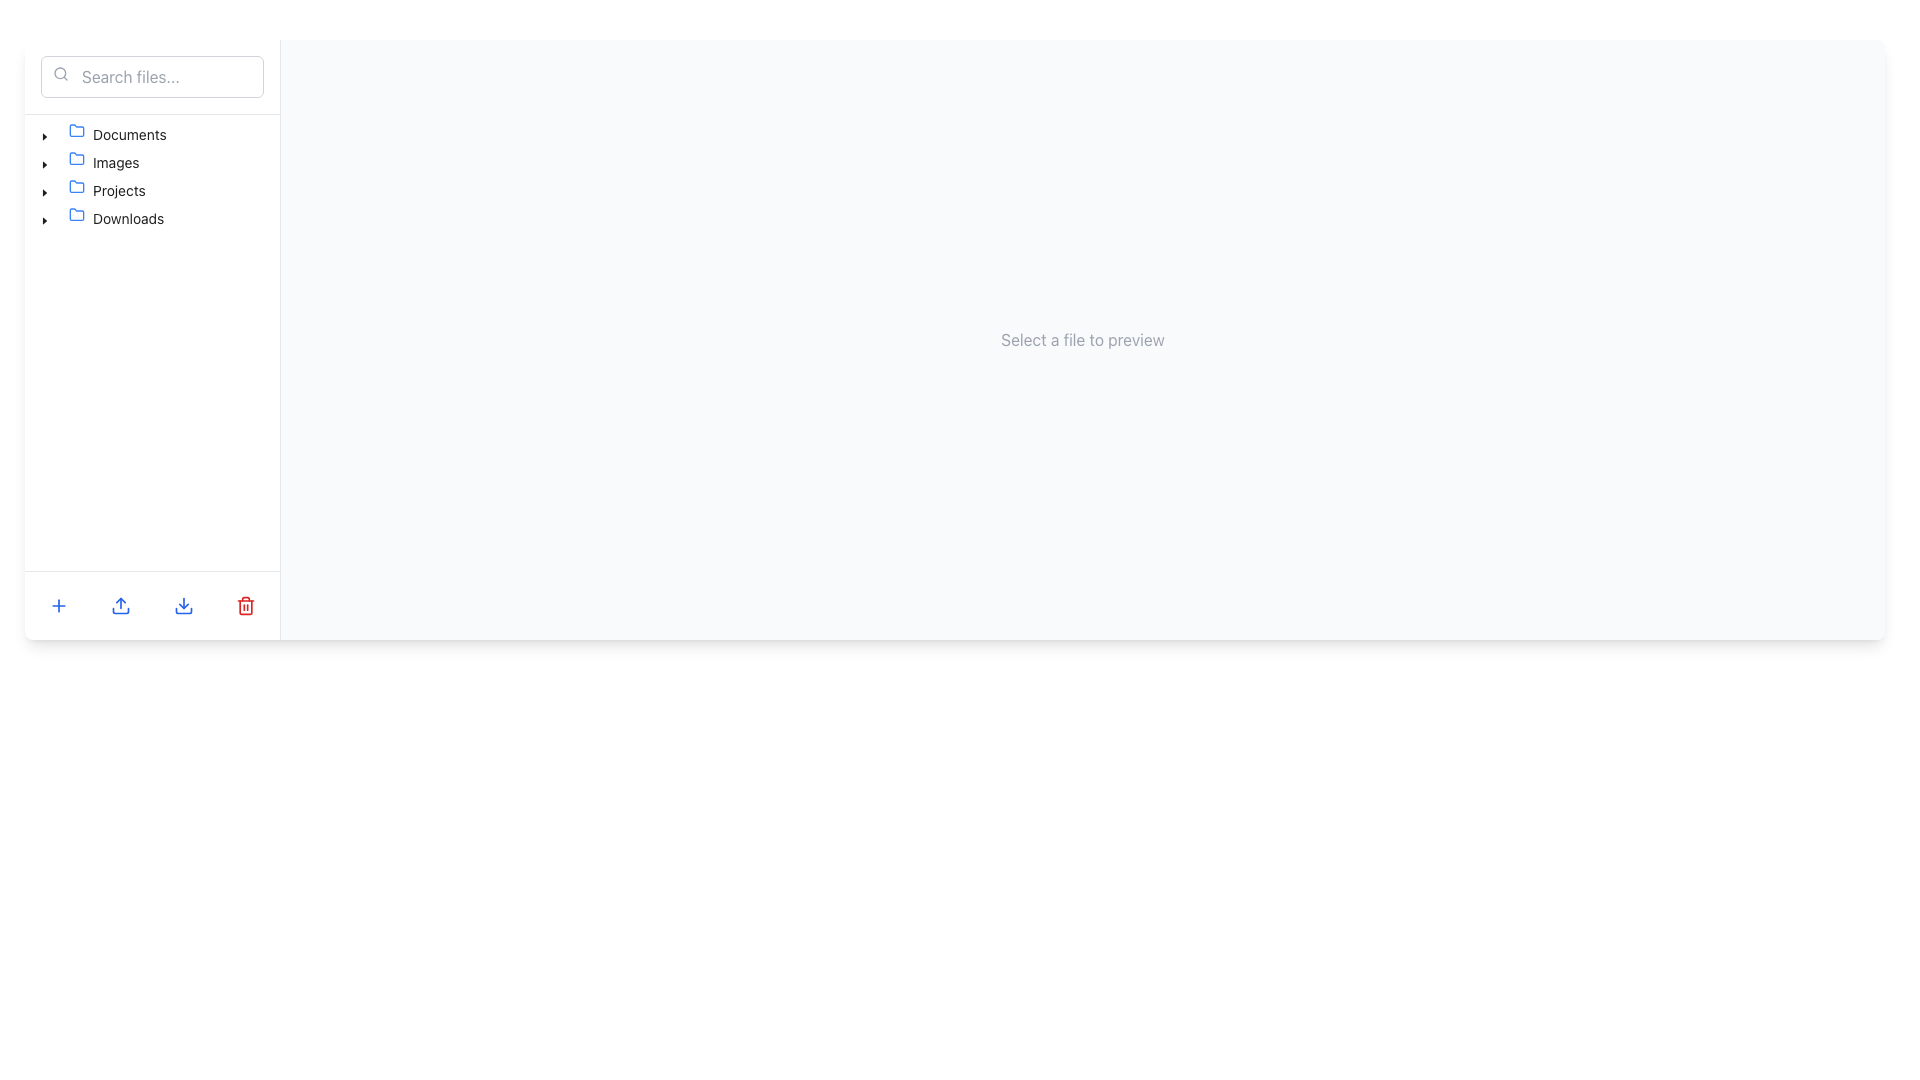 The height and width of the screenshot is (1080, 1920). Describe the element at coordinates (61, 72) in the screenshot. I see `the search field adjacent to the magnifying glass icon, which is a gray SVG icon positioned to the left inside a search input field` at that location.